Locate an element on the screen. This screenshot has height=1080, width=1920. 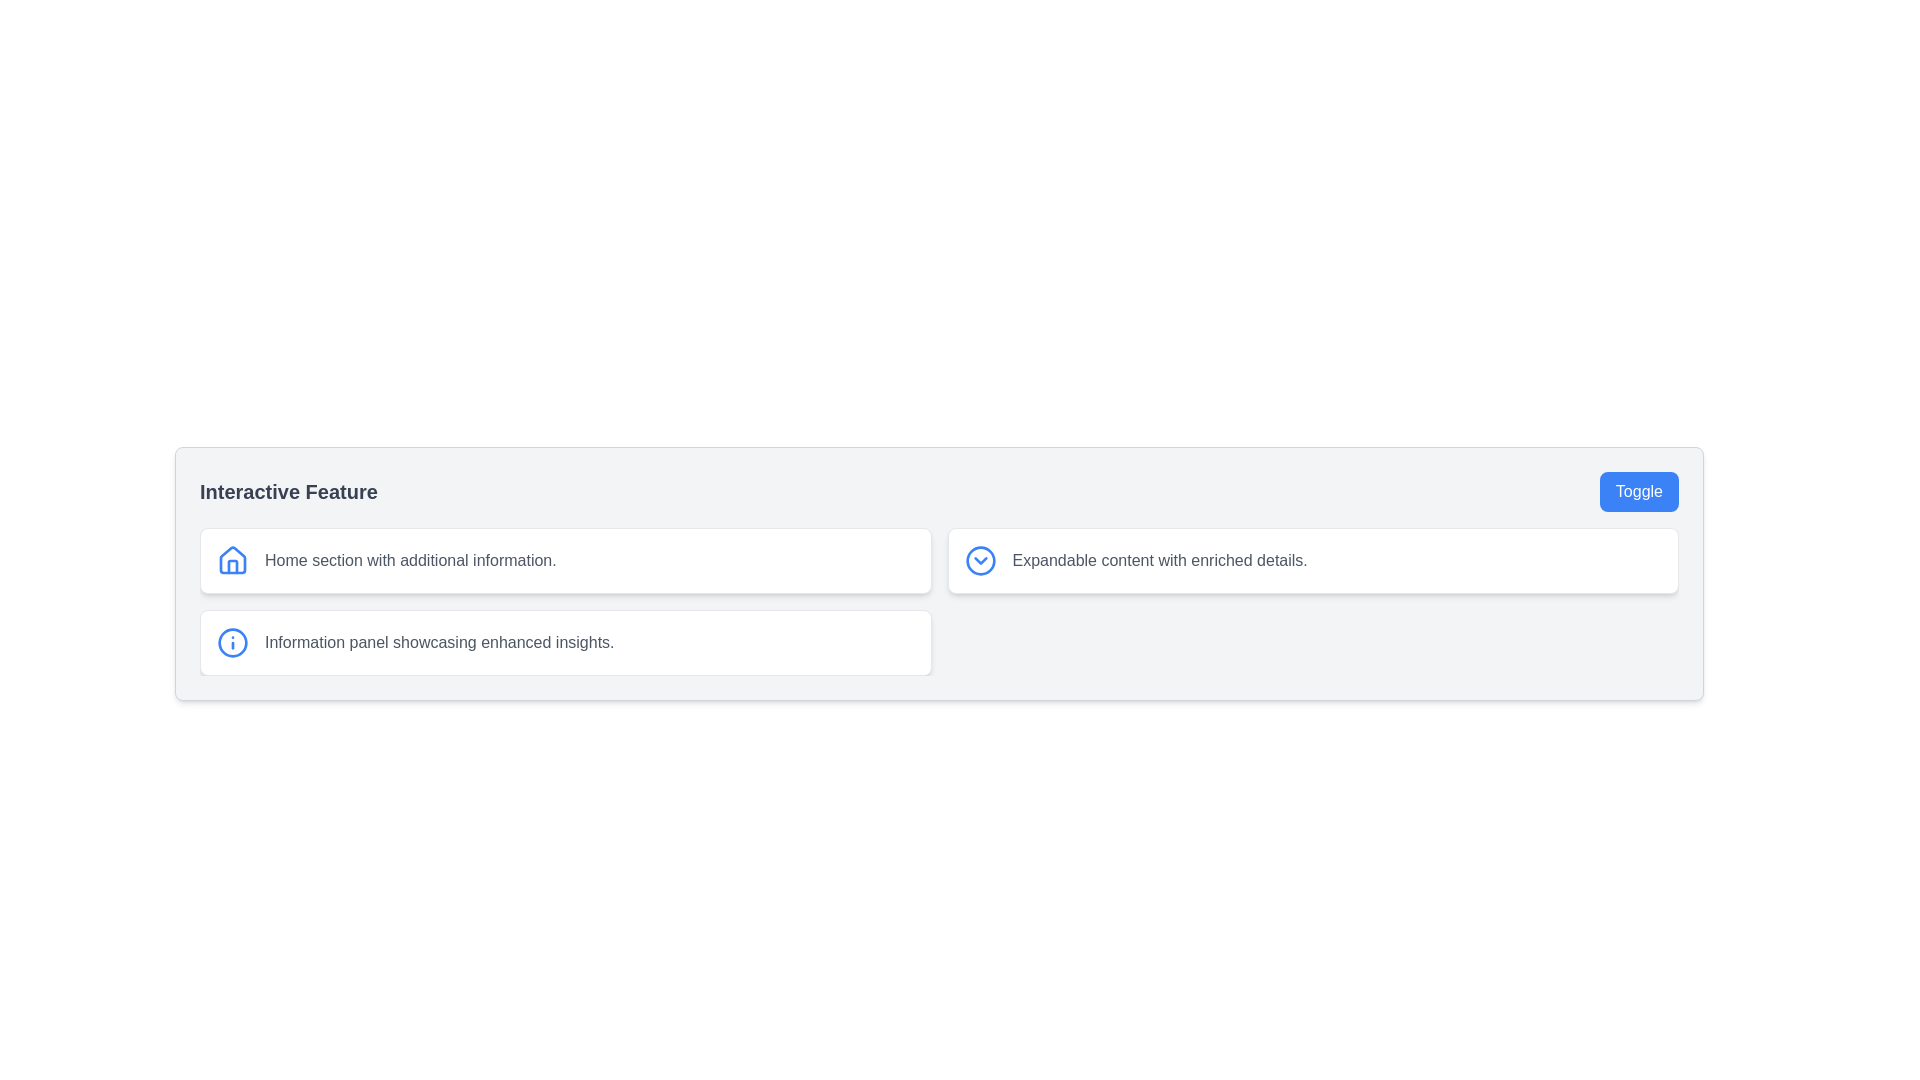
the descriptive text element that serves as a header for the expandable section located in the middle-right area of the interface is located at coordinates (1160, 560).